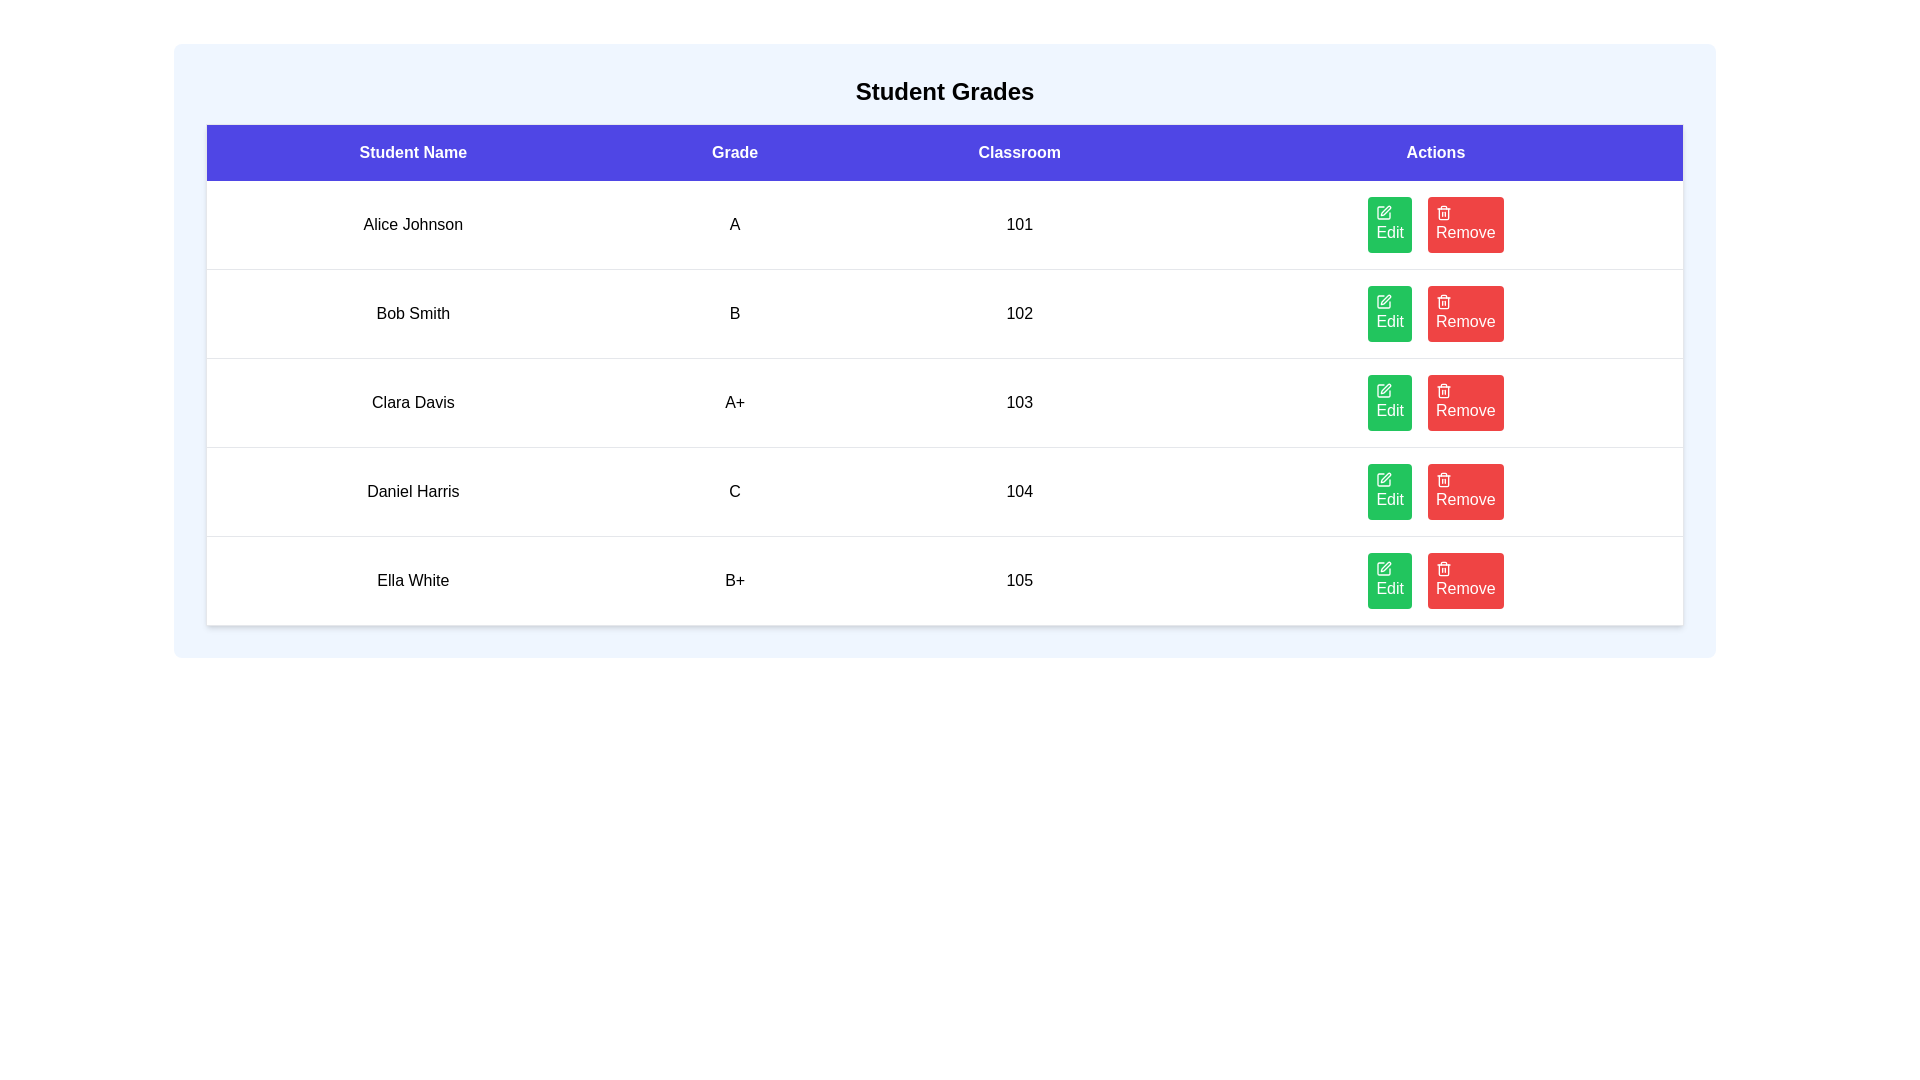 Image resolution: width=1920 pixels, height=1080 pixels. What do you see at coordinates (1464, 492) in the screenshot?
I see `the Remove button for the student named Daniel Harris` at bounding box center [1464, 492].